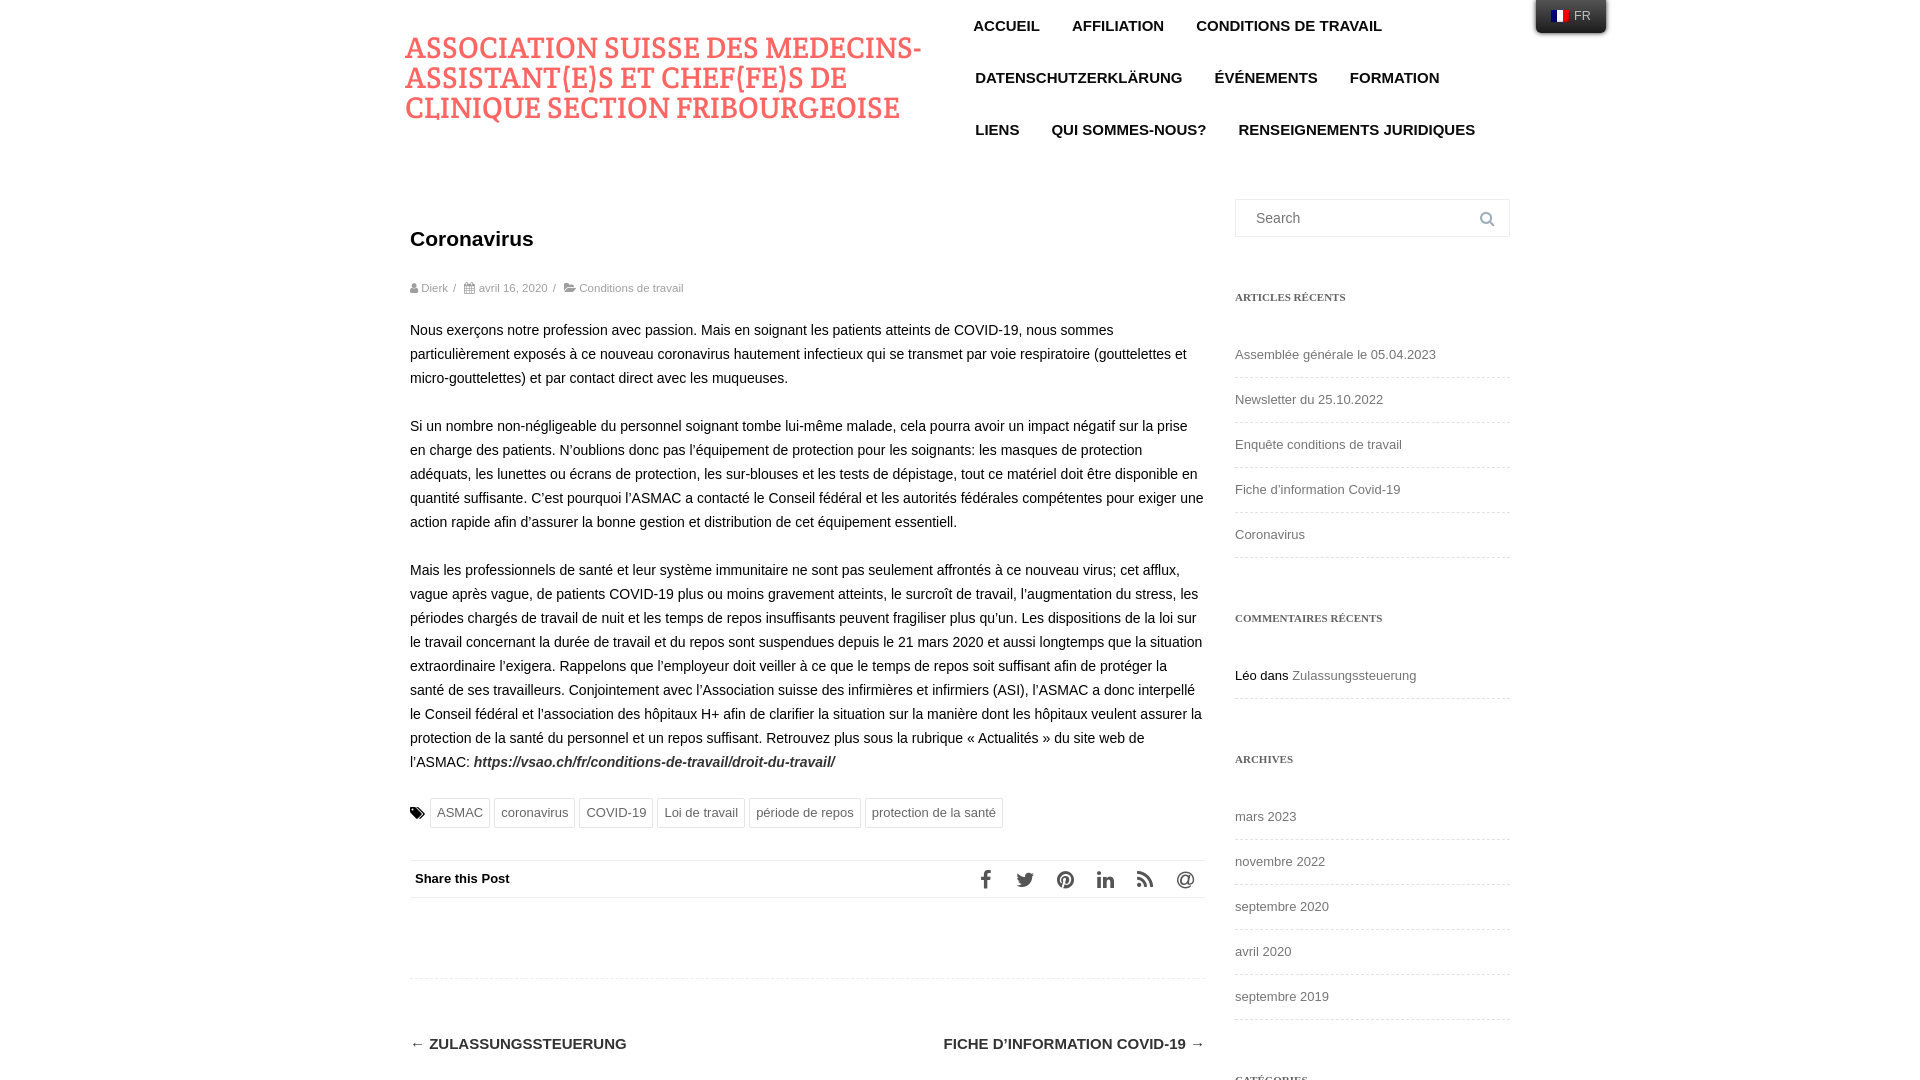 This screenshot has height=1080, width=1920. I want to click on 'LIENS', so click(997, 130).